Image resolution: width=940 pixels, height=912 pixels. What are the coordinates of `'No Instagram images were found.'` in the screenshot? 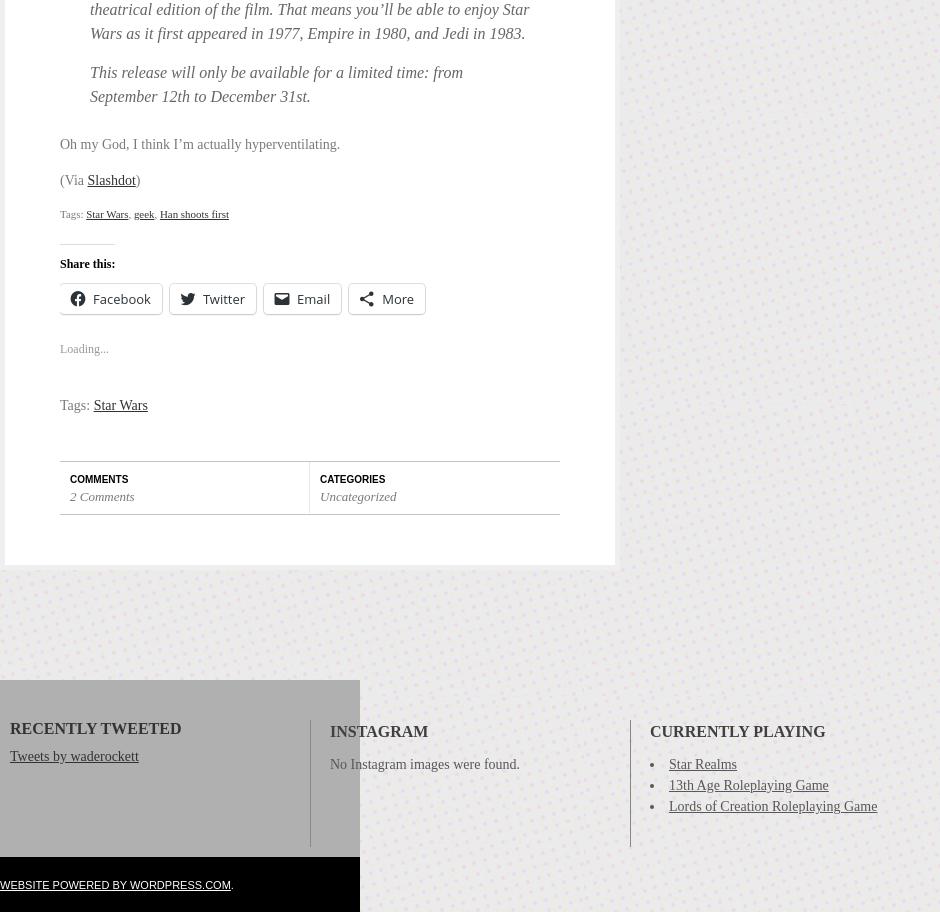 It's located at (424, 758).